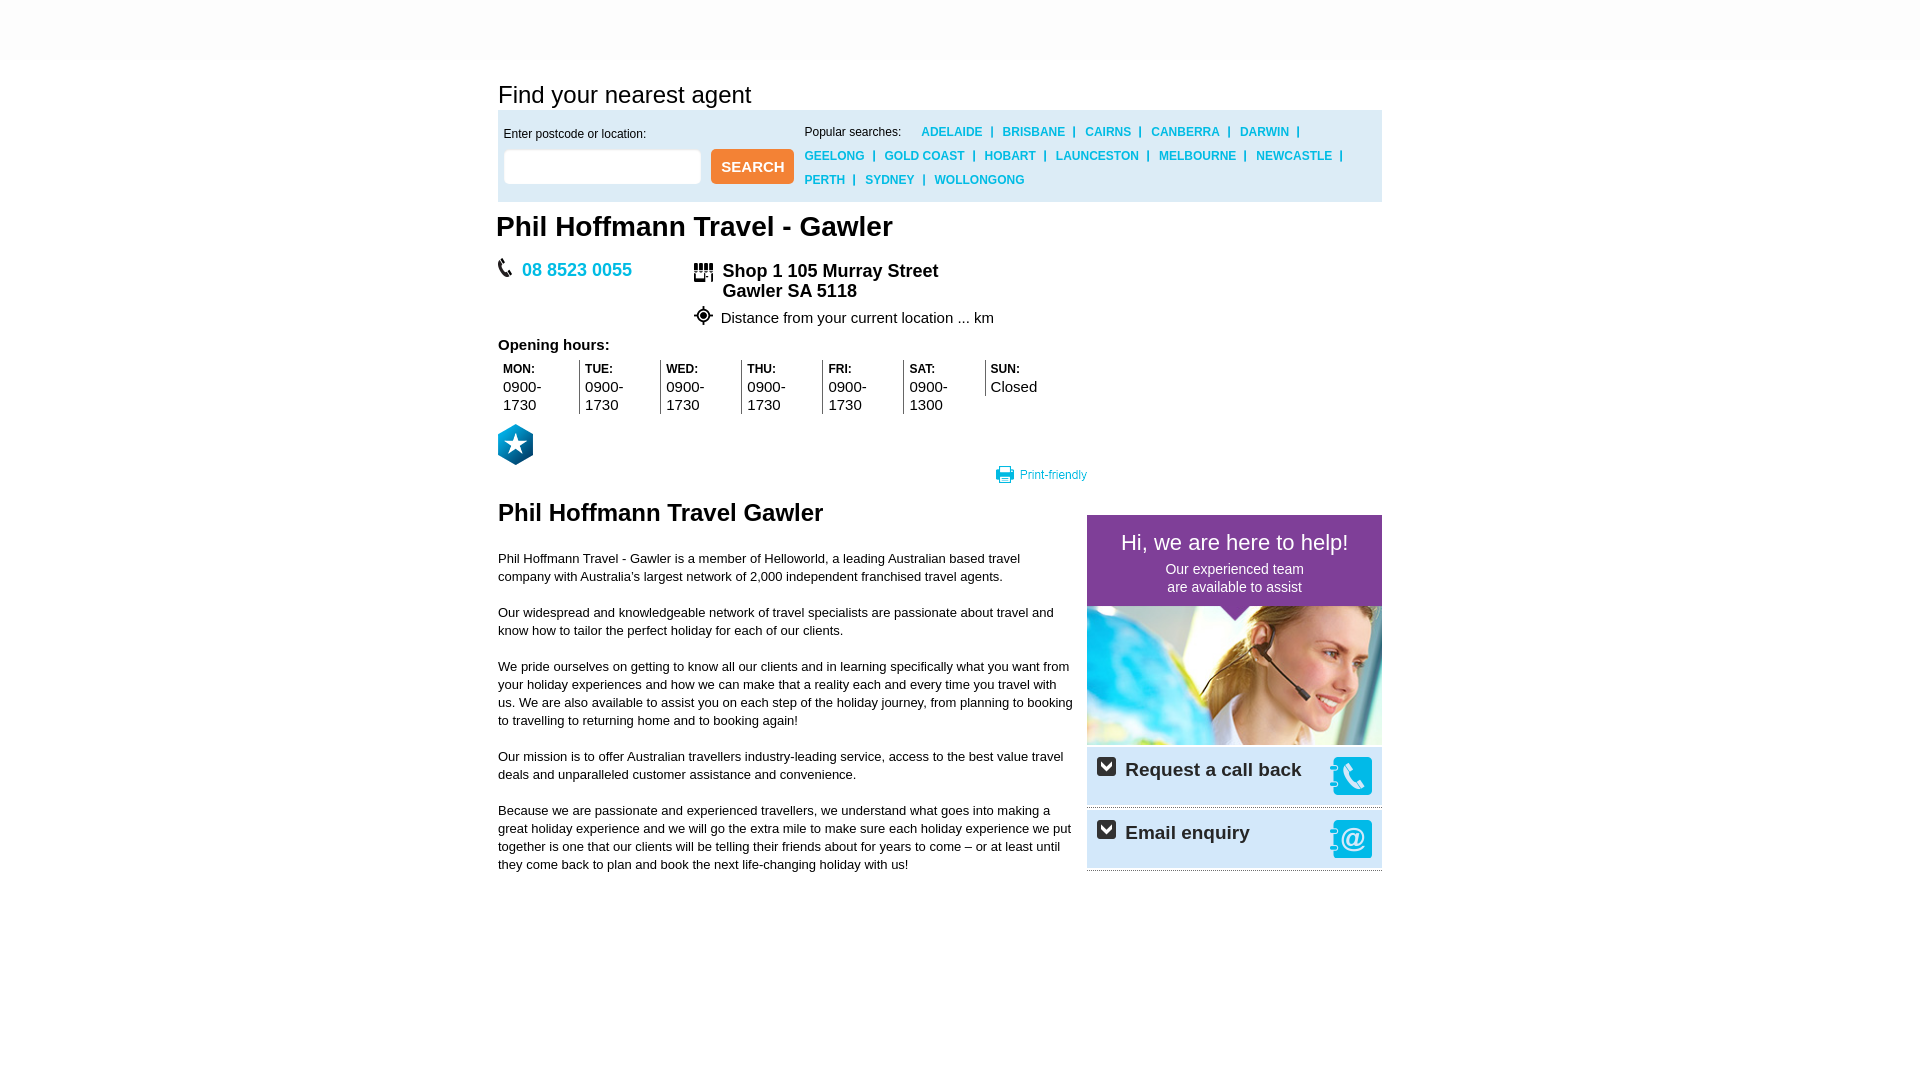  I want to click on 'NEWCASTLE', so click(1294, 154).